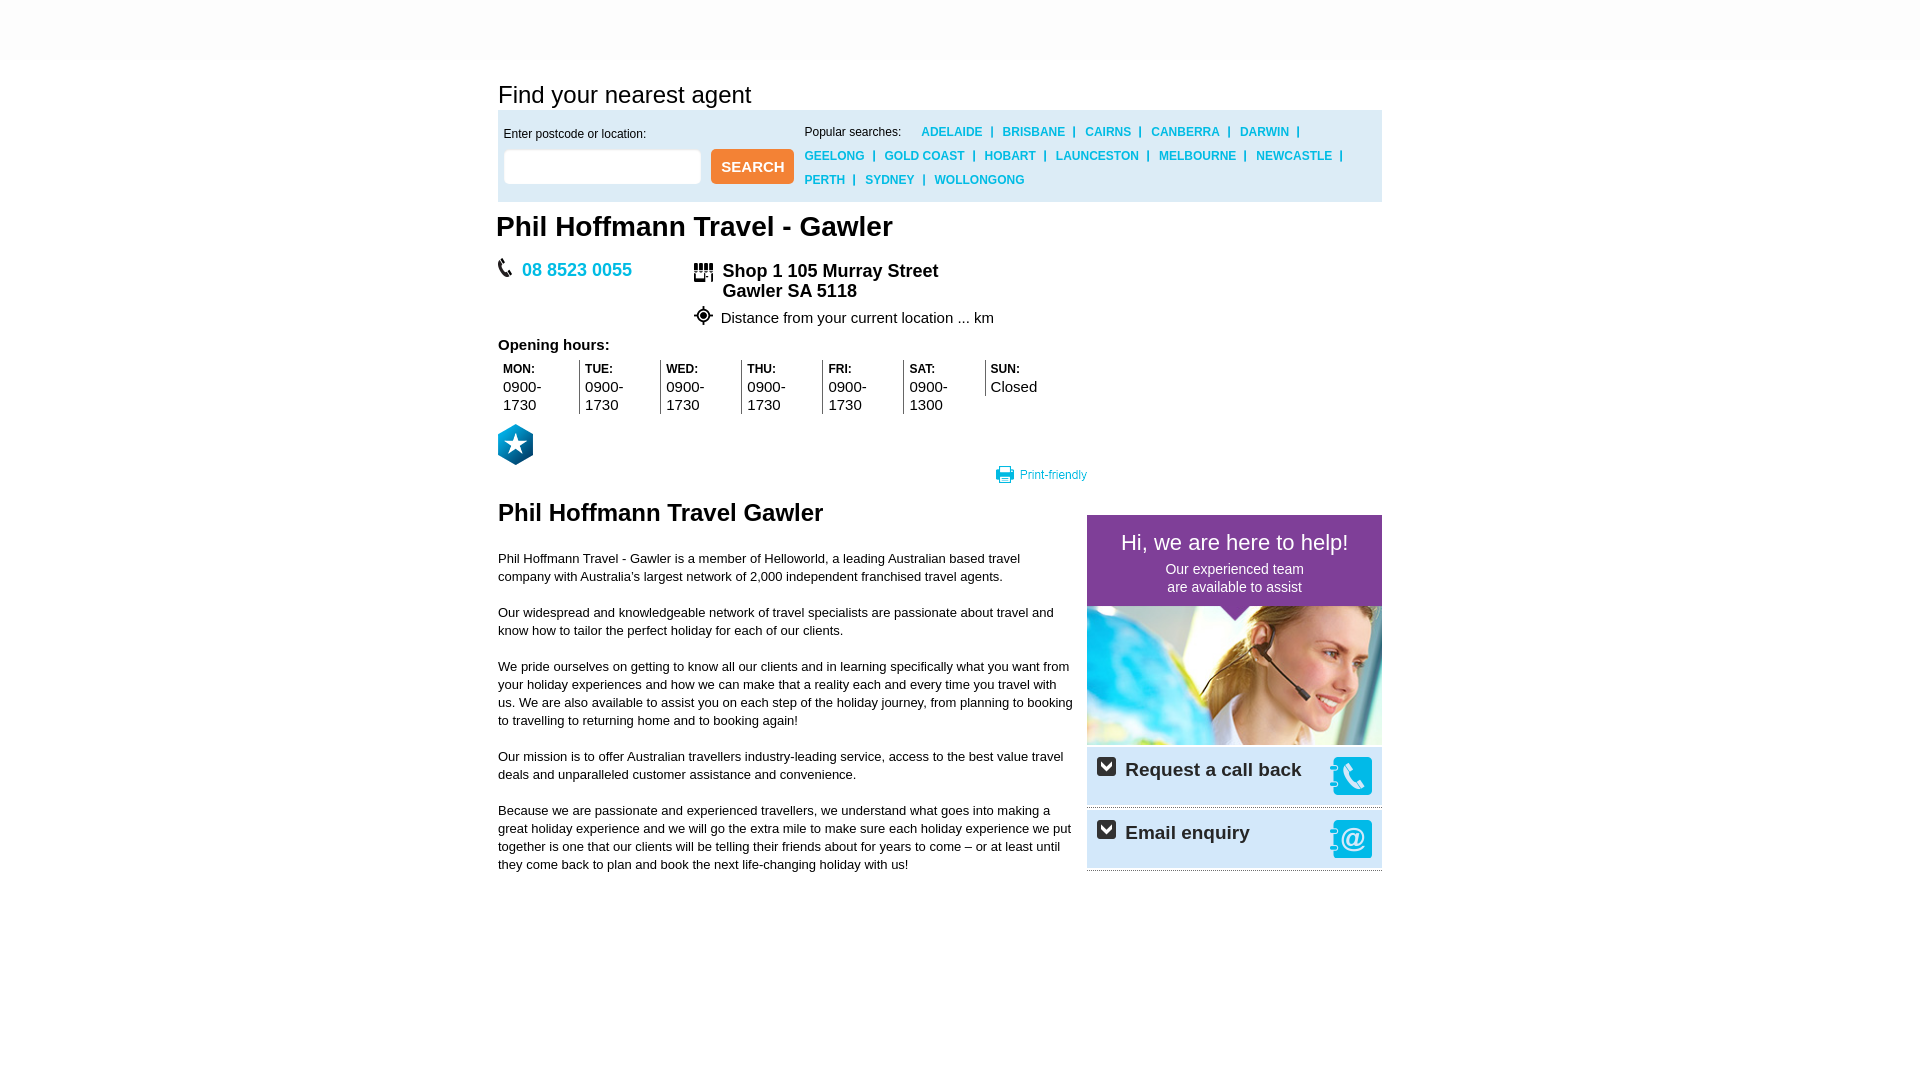  I want to click on 'NEWCASTLE', so click(1294, 154).